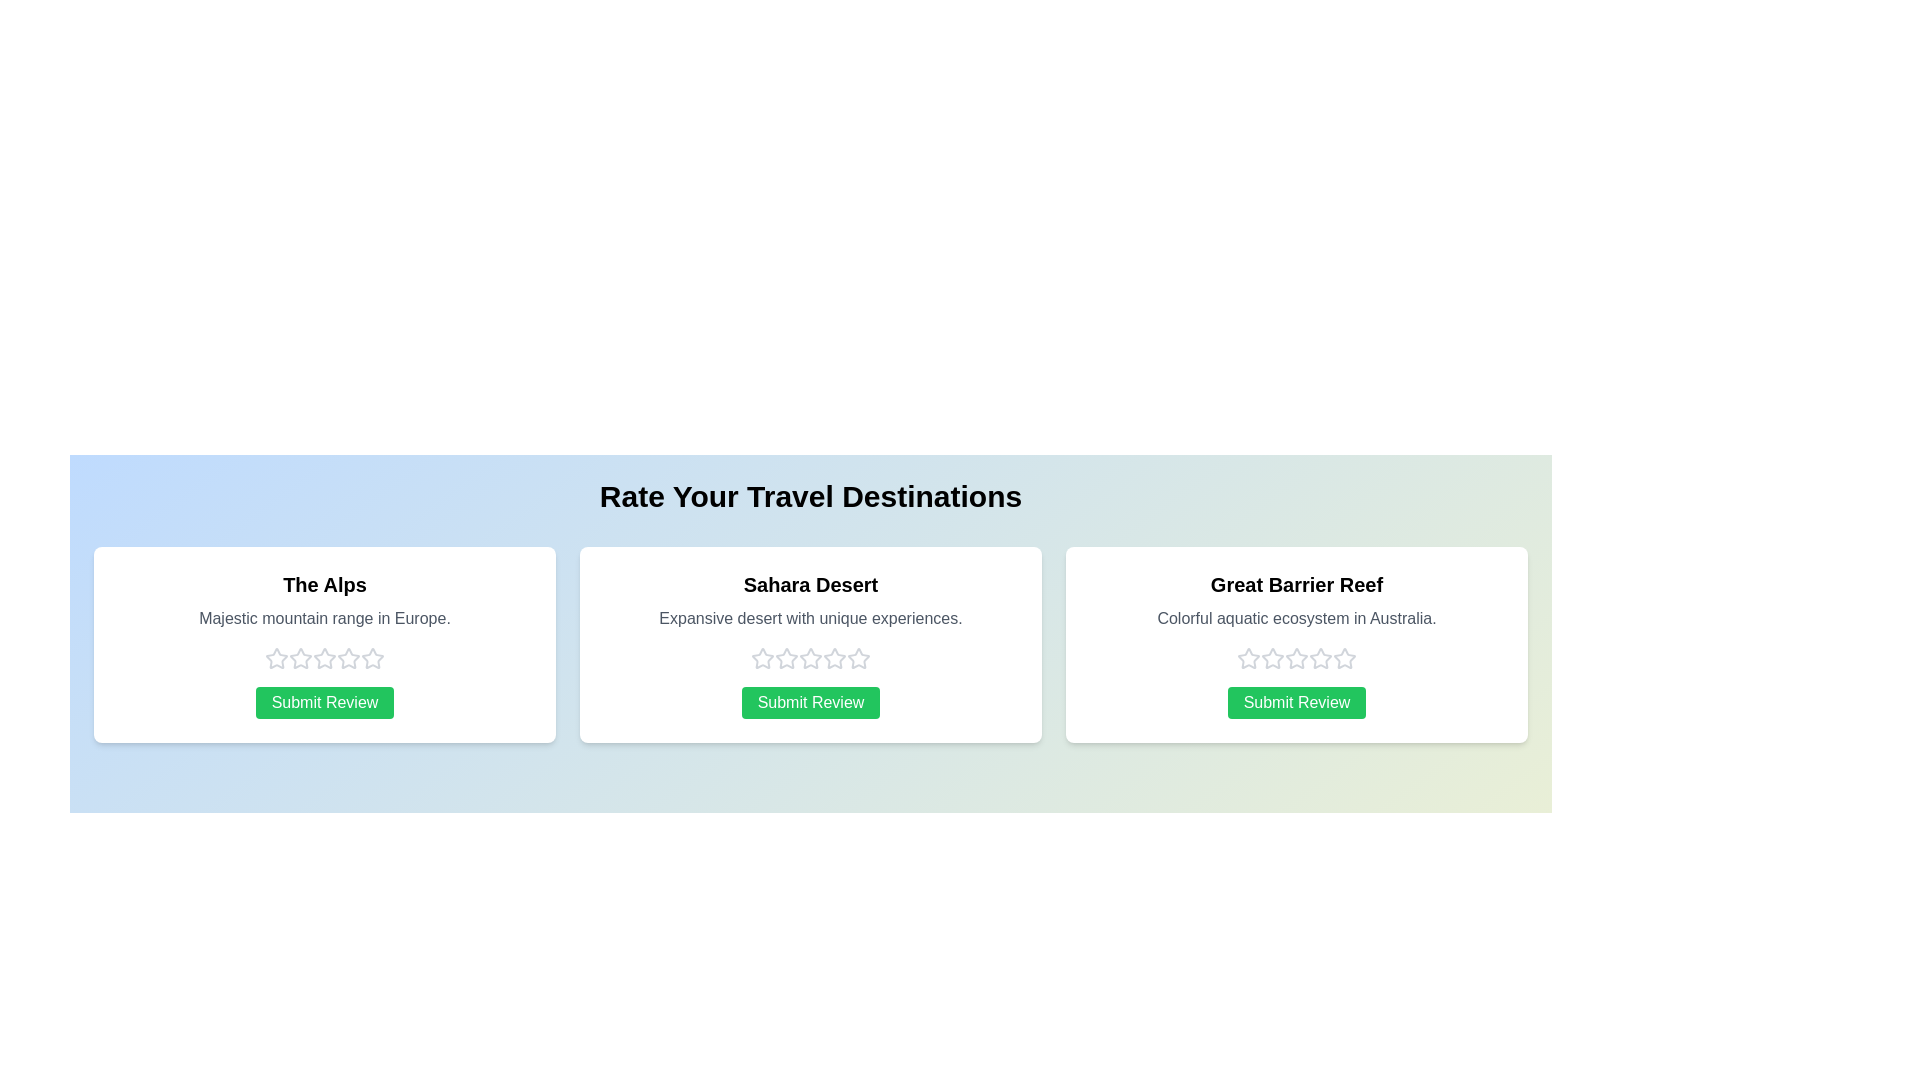  I want to click on the 'Submit Review' button for the selected destination Sahara Desert, so click(811, 701).